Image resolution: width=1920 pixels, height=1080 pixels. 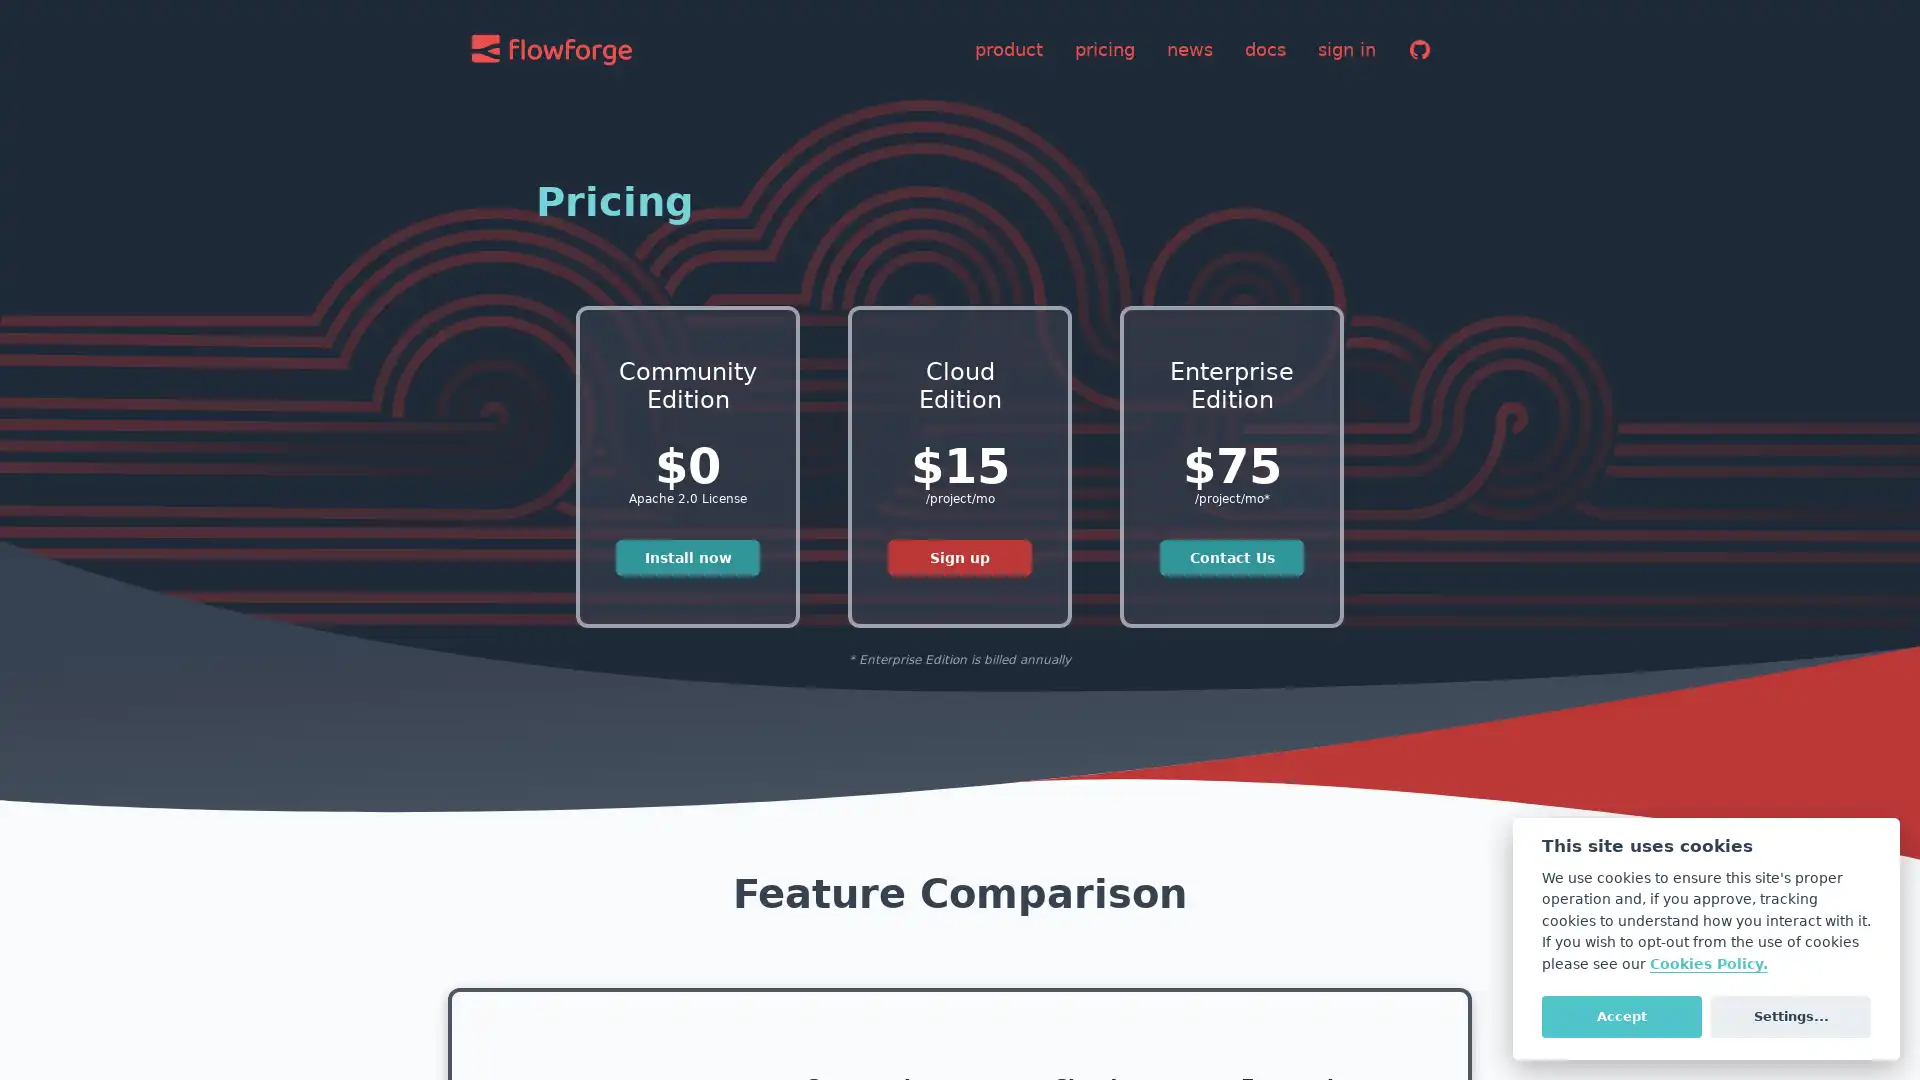 What do you see at coordinates (1621, 1015) in the screenshot?
I see `Accept` at bounding box center [1621, 1015].